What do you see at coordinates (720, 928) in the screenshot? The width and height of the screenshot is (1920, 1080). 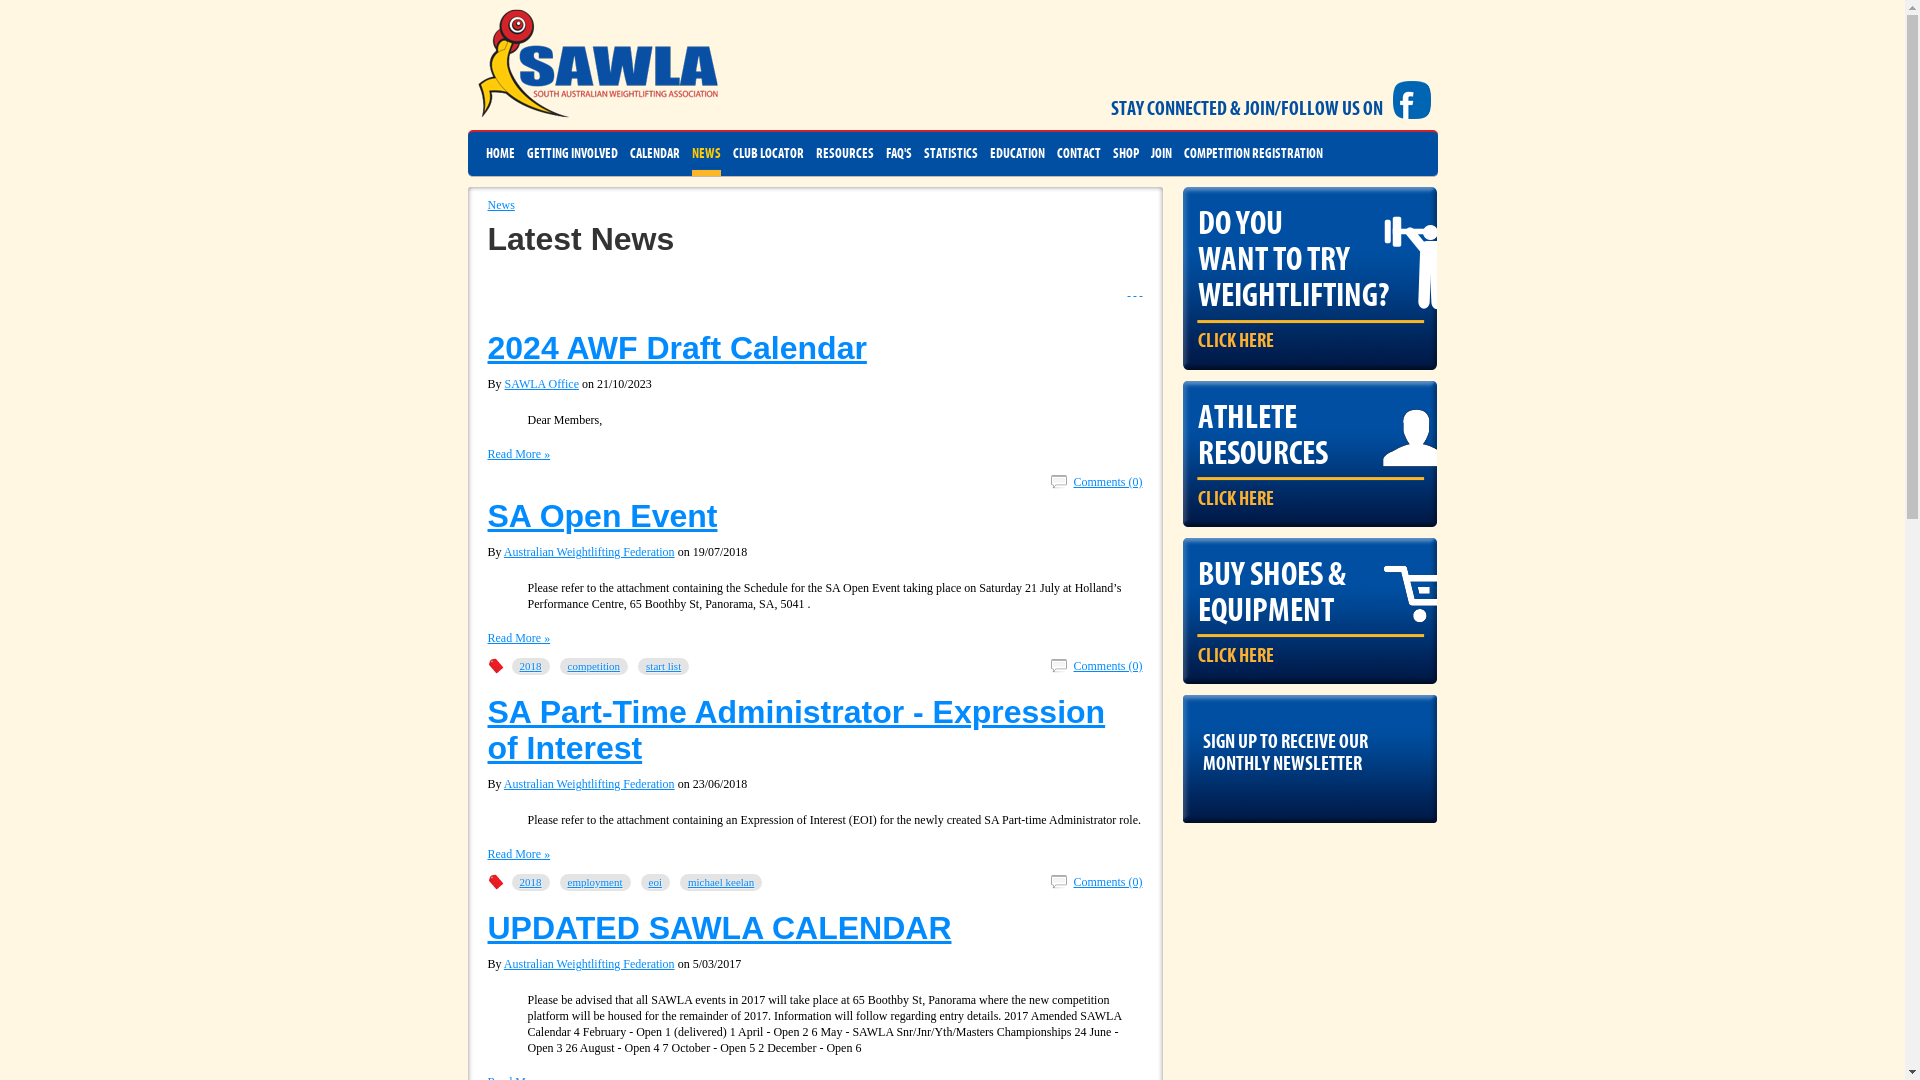 I see `'UPDATED SAWLA CALENDAR'` at bounding box center [720, 928].